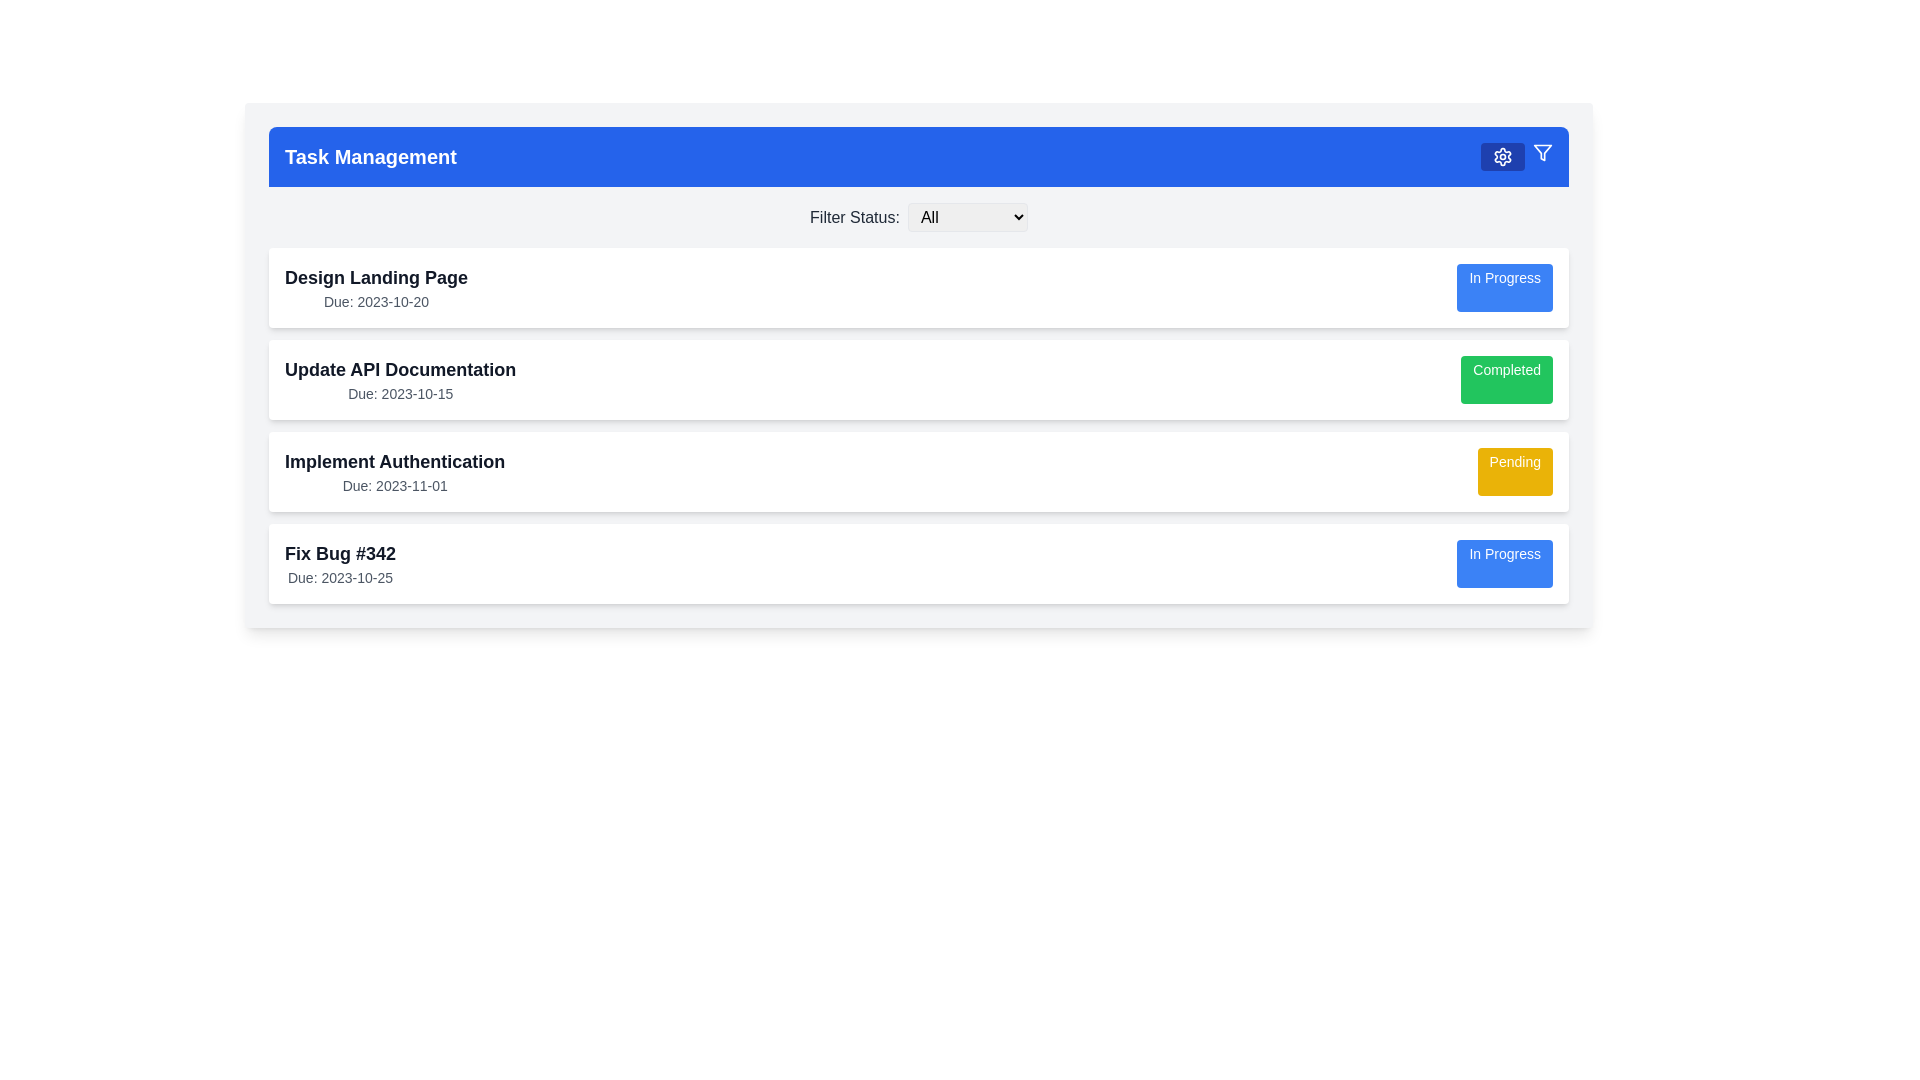 This screenshot has width=1920, height=1080. I want to click on the task entry for 'Update API Documentation' which is marked as 'Completed' by clicking on its center point, so click(917, 380).